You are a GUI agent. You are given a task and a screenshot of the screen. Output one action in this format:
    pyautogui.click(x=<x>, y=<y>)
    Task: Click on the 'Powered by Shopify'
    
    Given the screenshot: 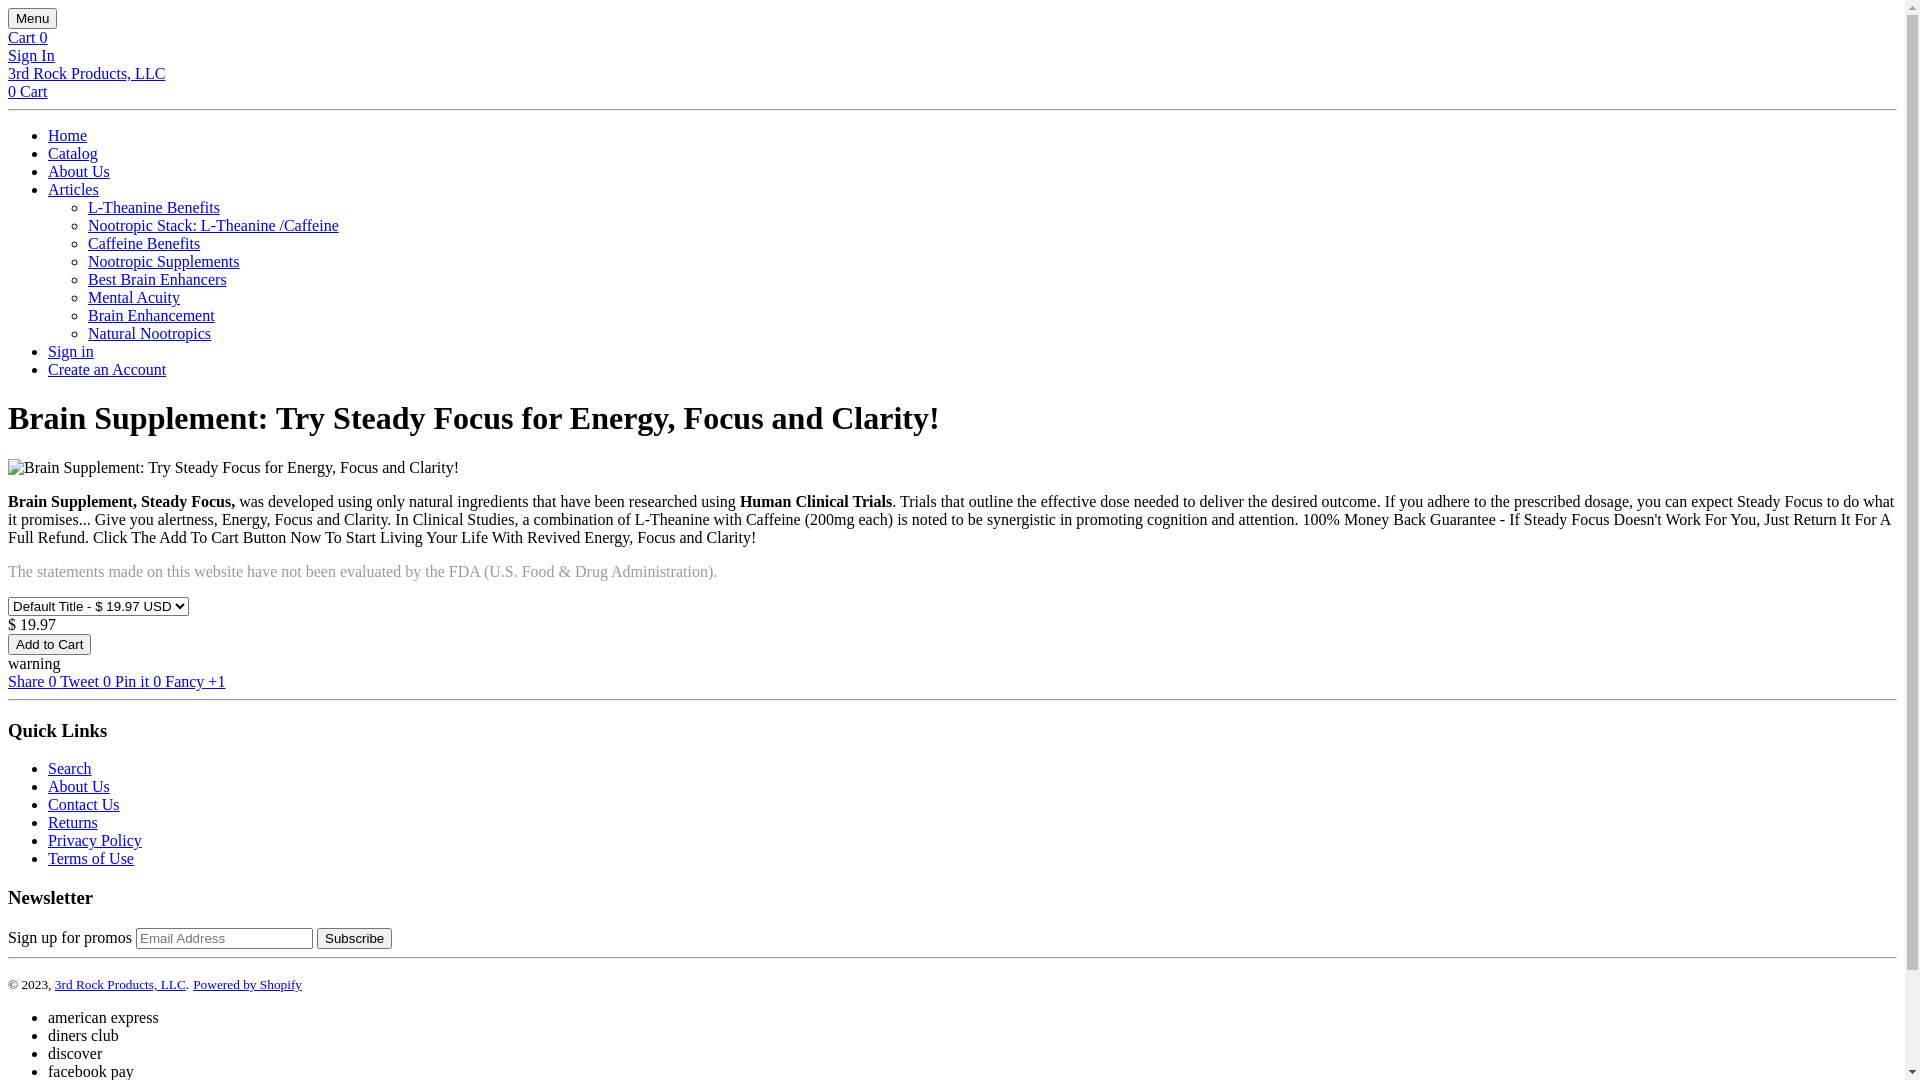 What is the action you would take?
    pyautogui.click(x=246, y=983)
    